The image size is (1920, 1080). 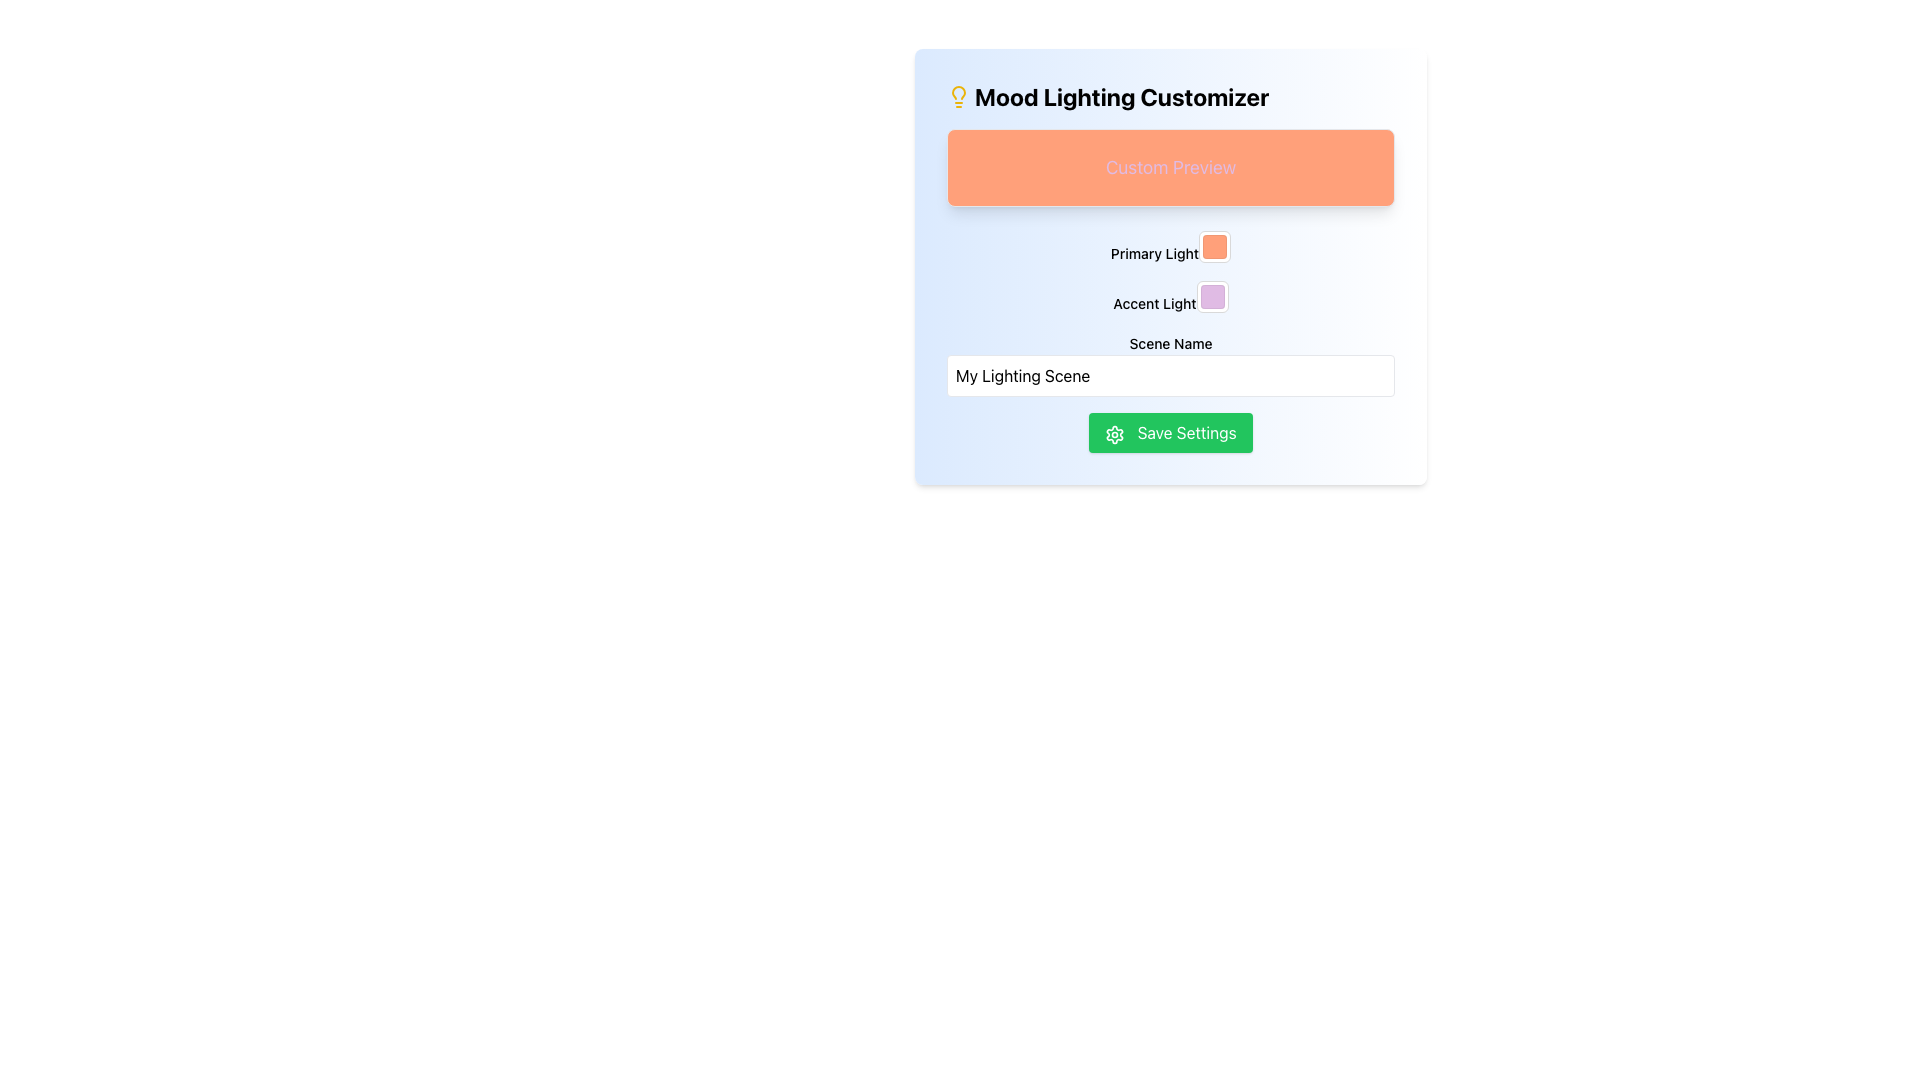 I want to click on the contents of the Preview panel, which is a rectangular box with rounded corners, featuring centered text that reads 'Custom Preview' in pastel purple, located in the 'Mood Lighting Customizer' section, so click(x=1171, y=167).